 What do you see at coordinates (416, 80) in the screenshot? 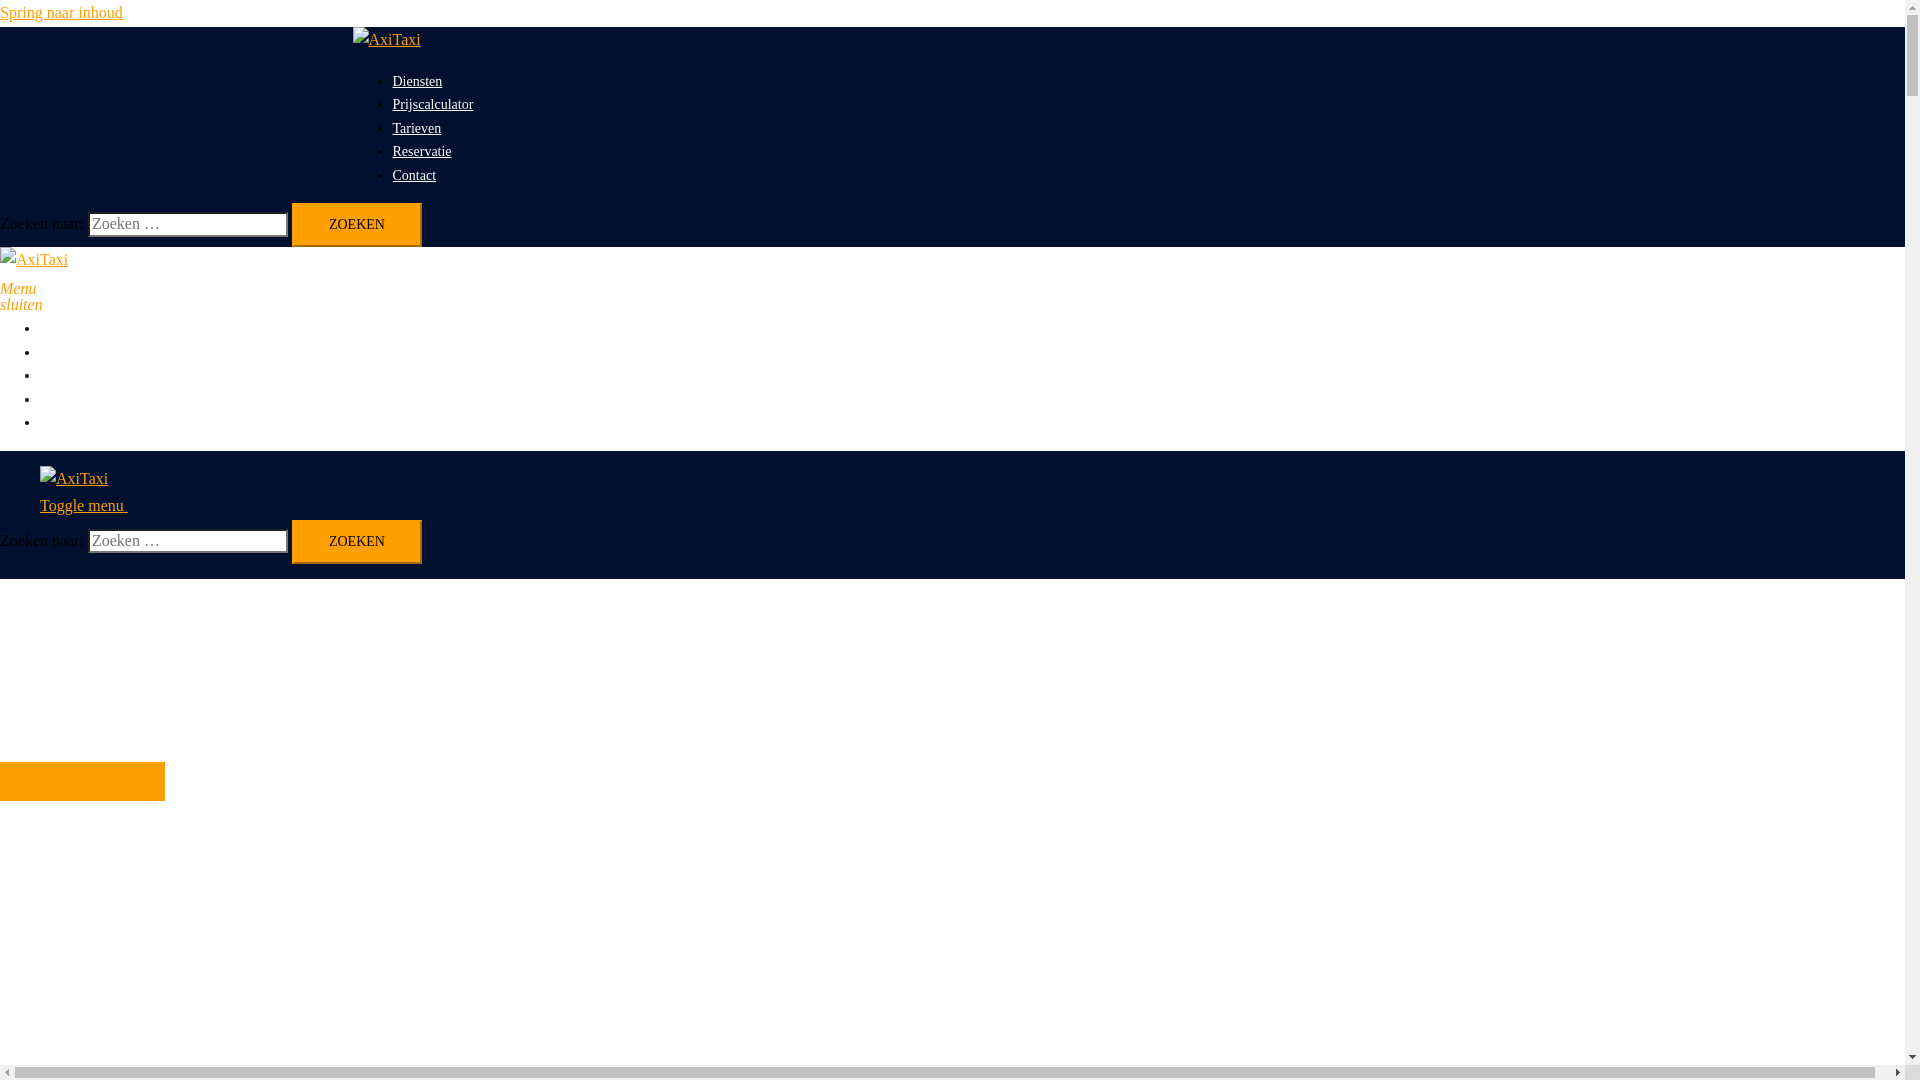
I see `'Diensten'` at bounding box center [416, 80].